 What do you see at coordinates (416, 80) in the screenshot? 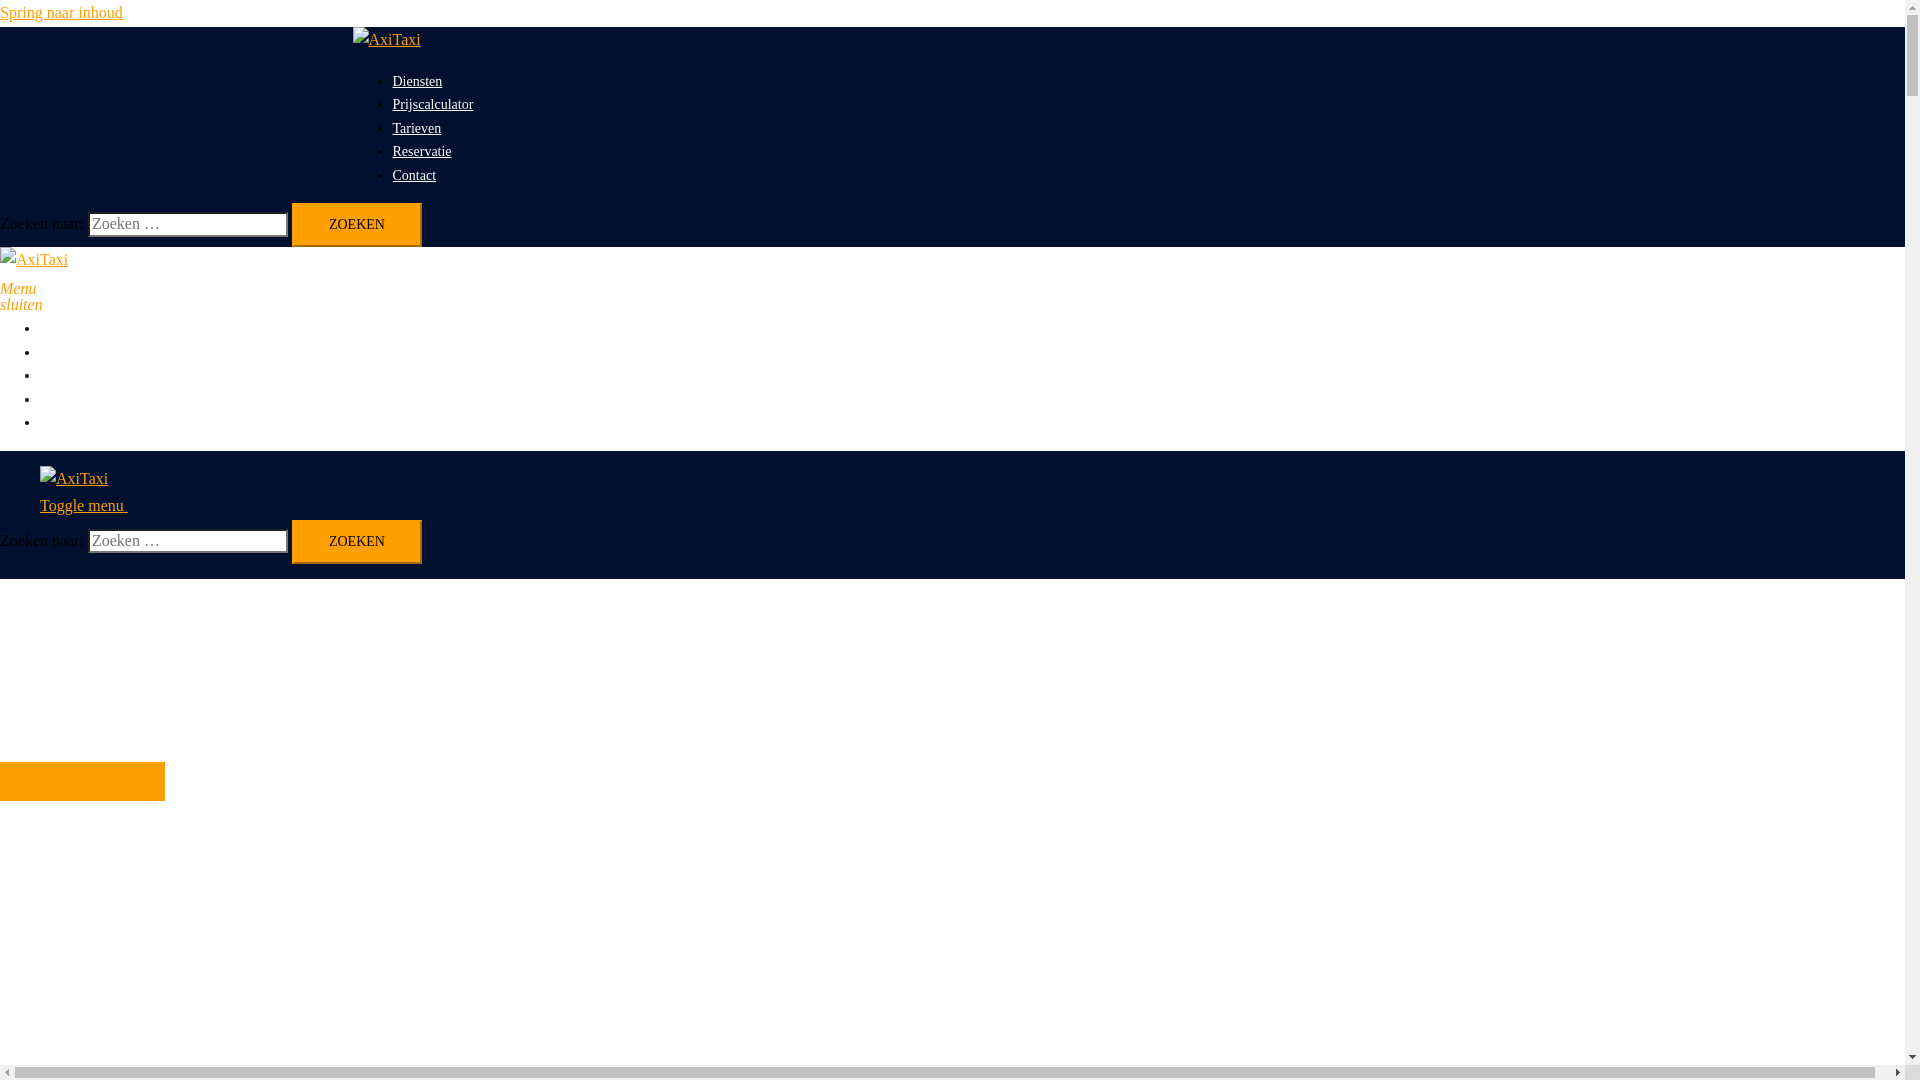
I see `'Diensten'` at bounding box center [416, 80].